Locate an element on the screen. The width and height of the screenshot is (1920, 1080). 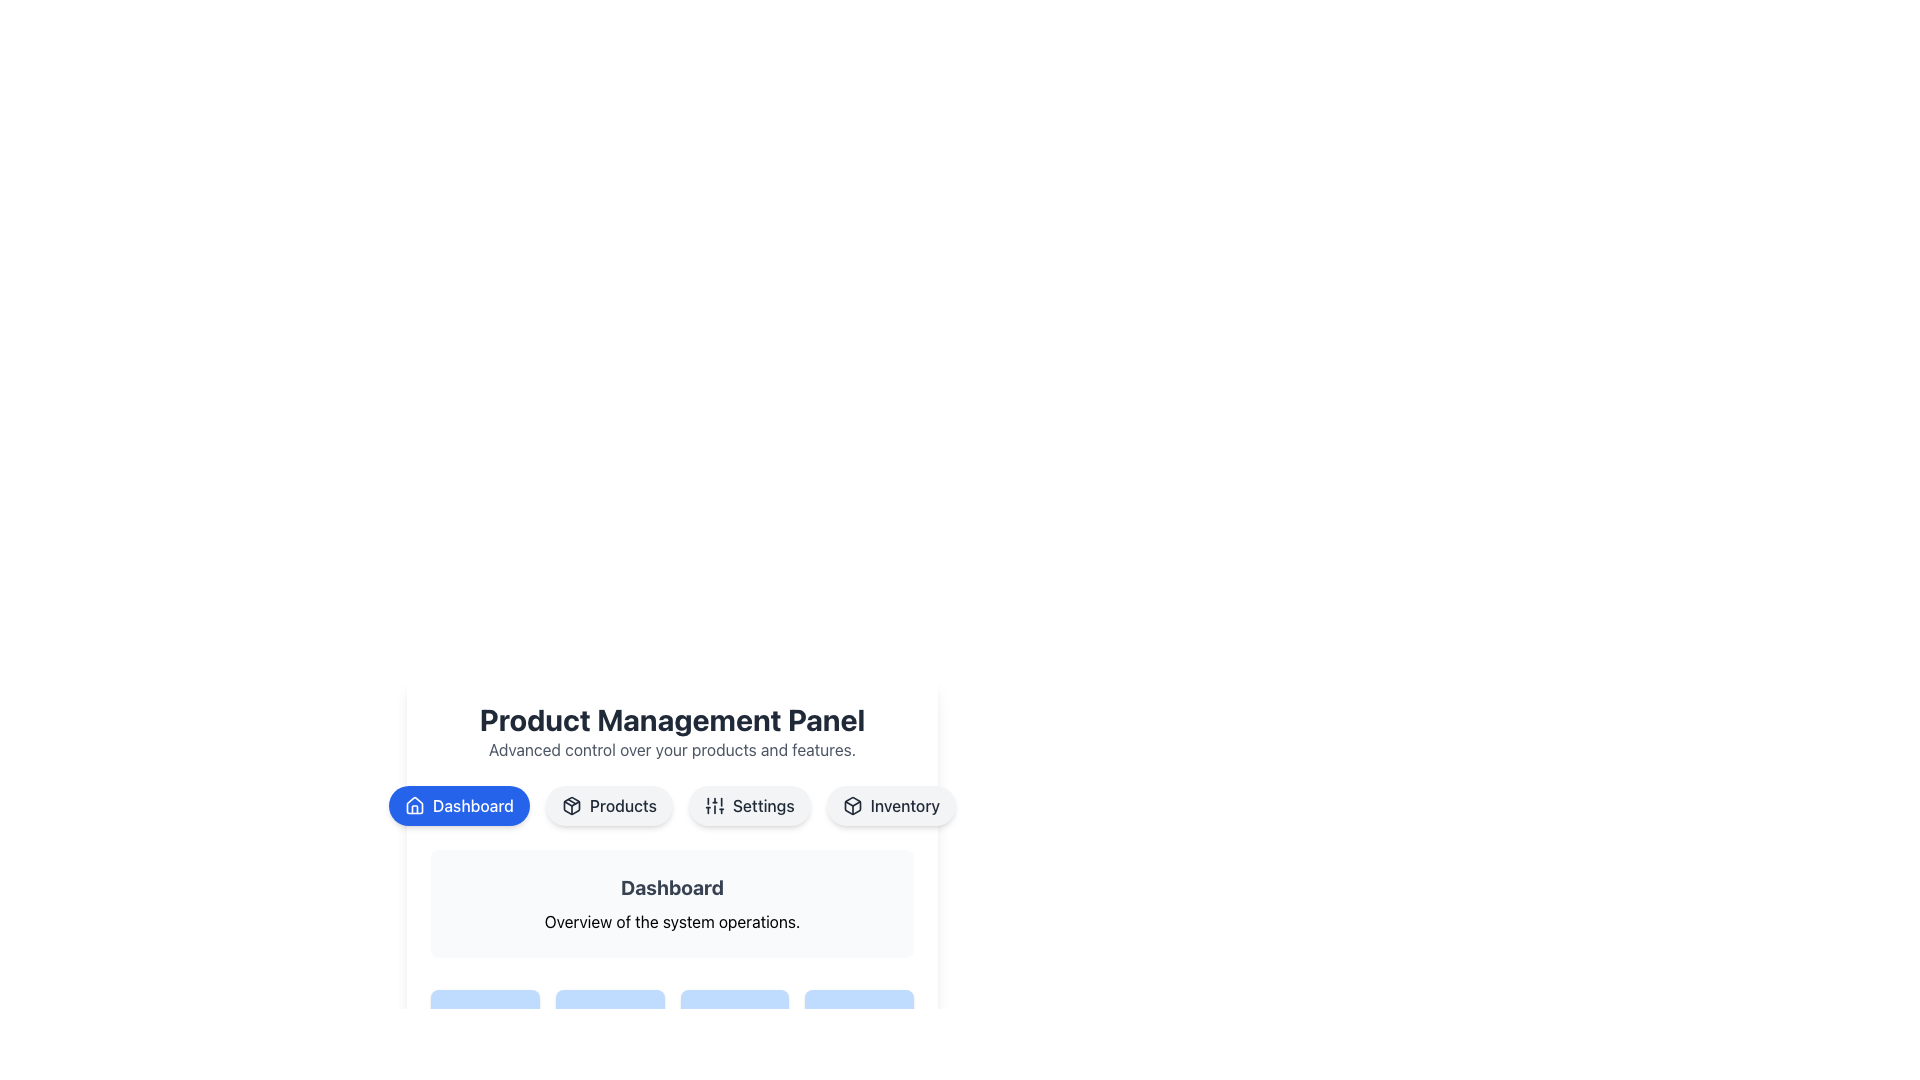
the static text reading 'Advanced control over your products and features.' which is located beneath the 'Product Management Panel' title is located at coordinates (672, 749).